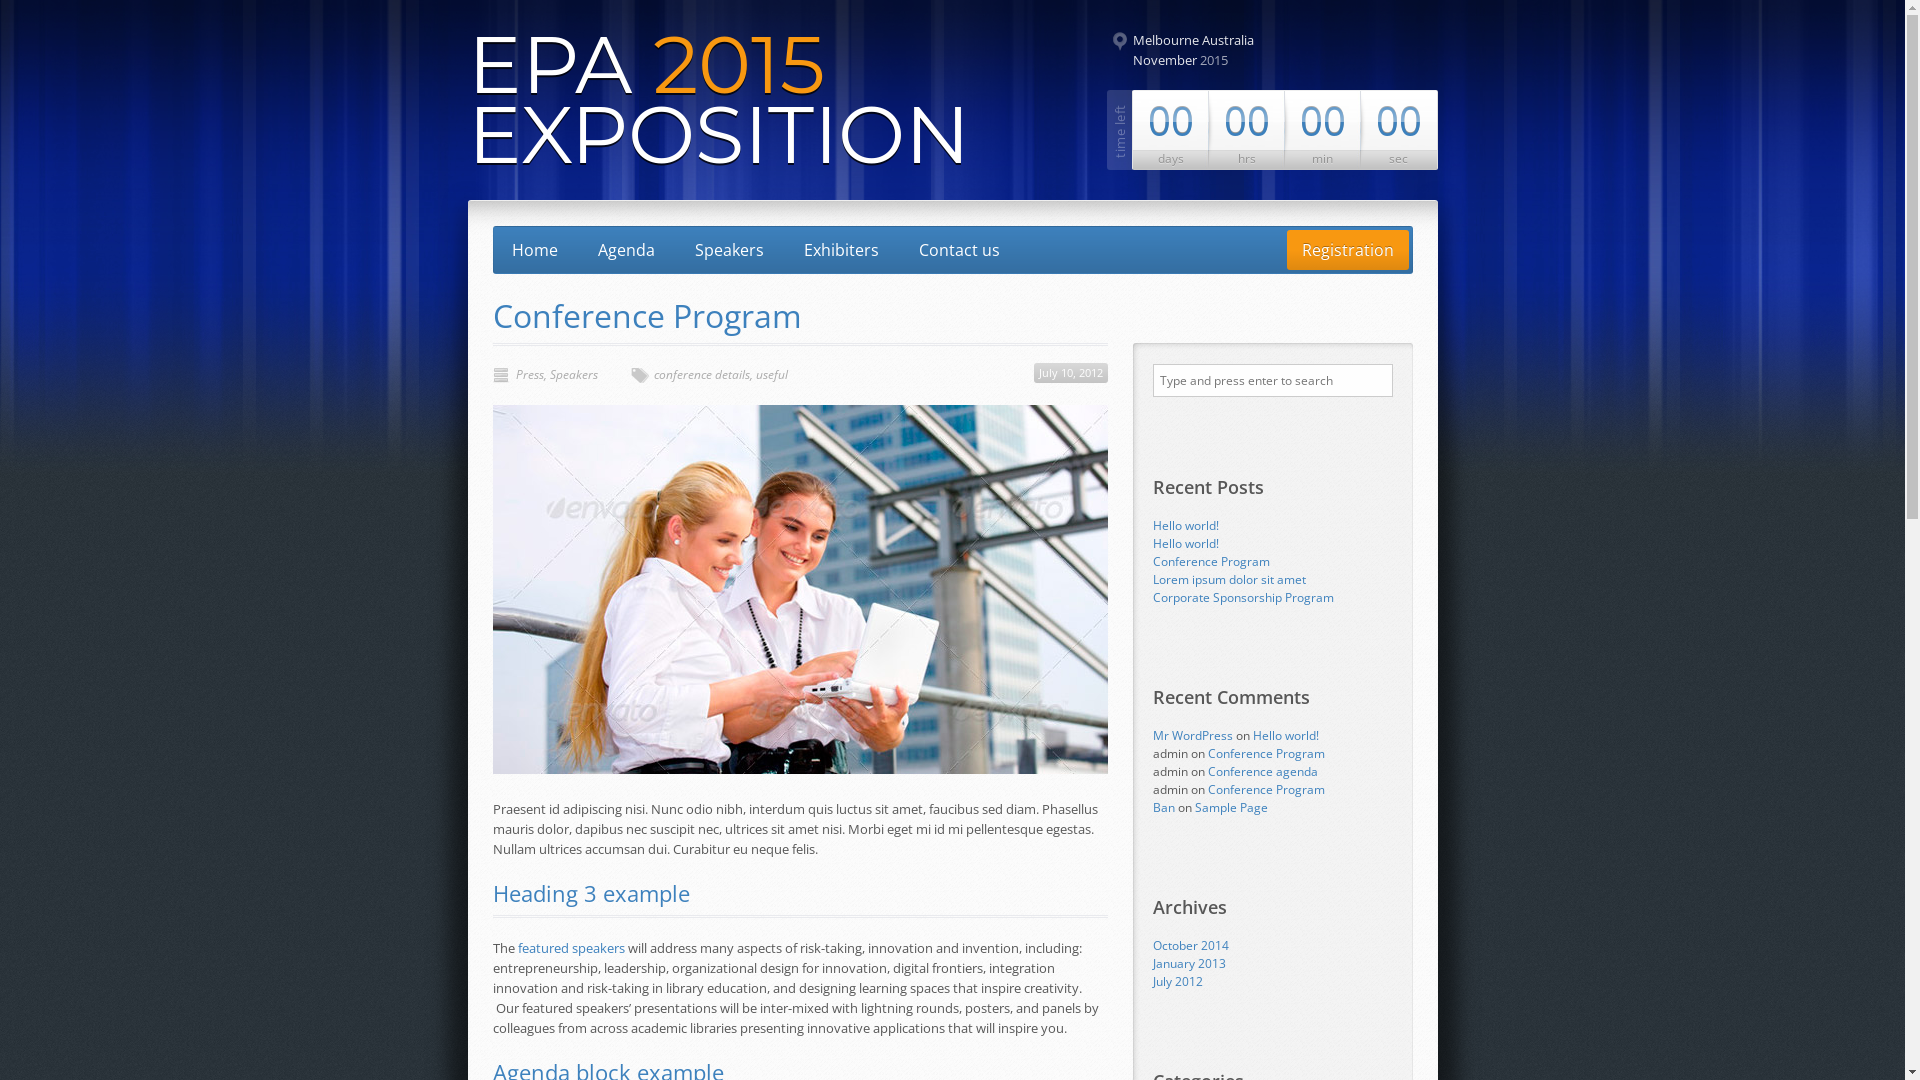  What do you see at coordinates (1207, 753) in the screenshot?
I see `'Conference Program'` at bounding box center [1207, 753].